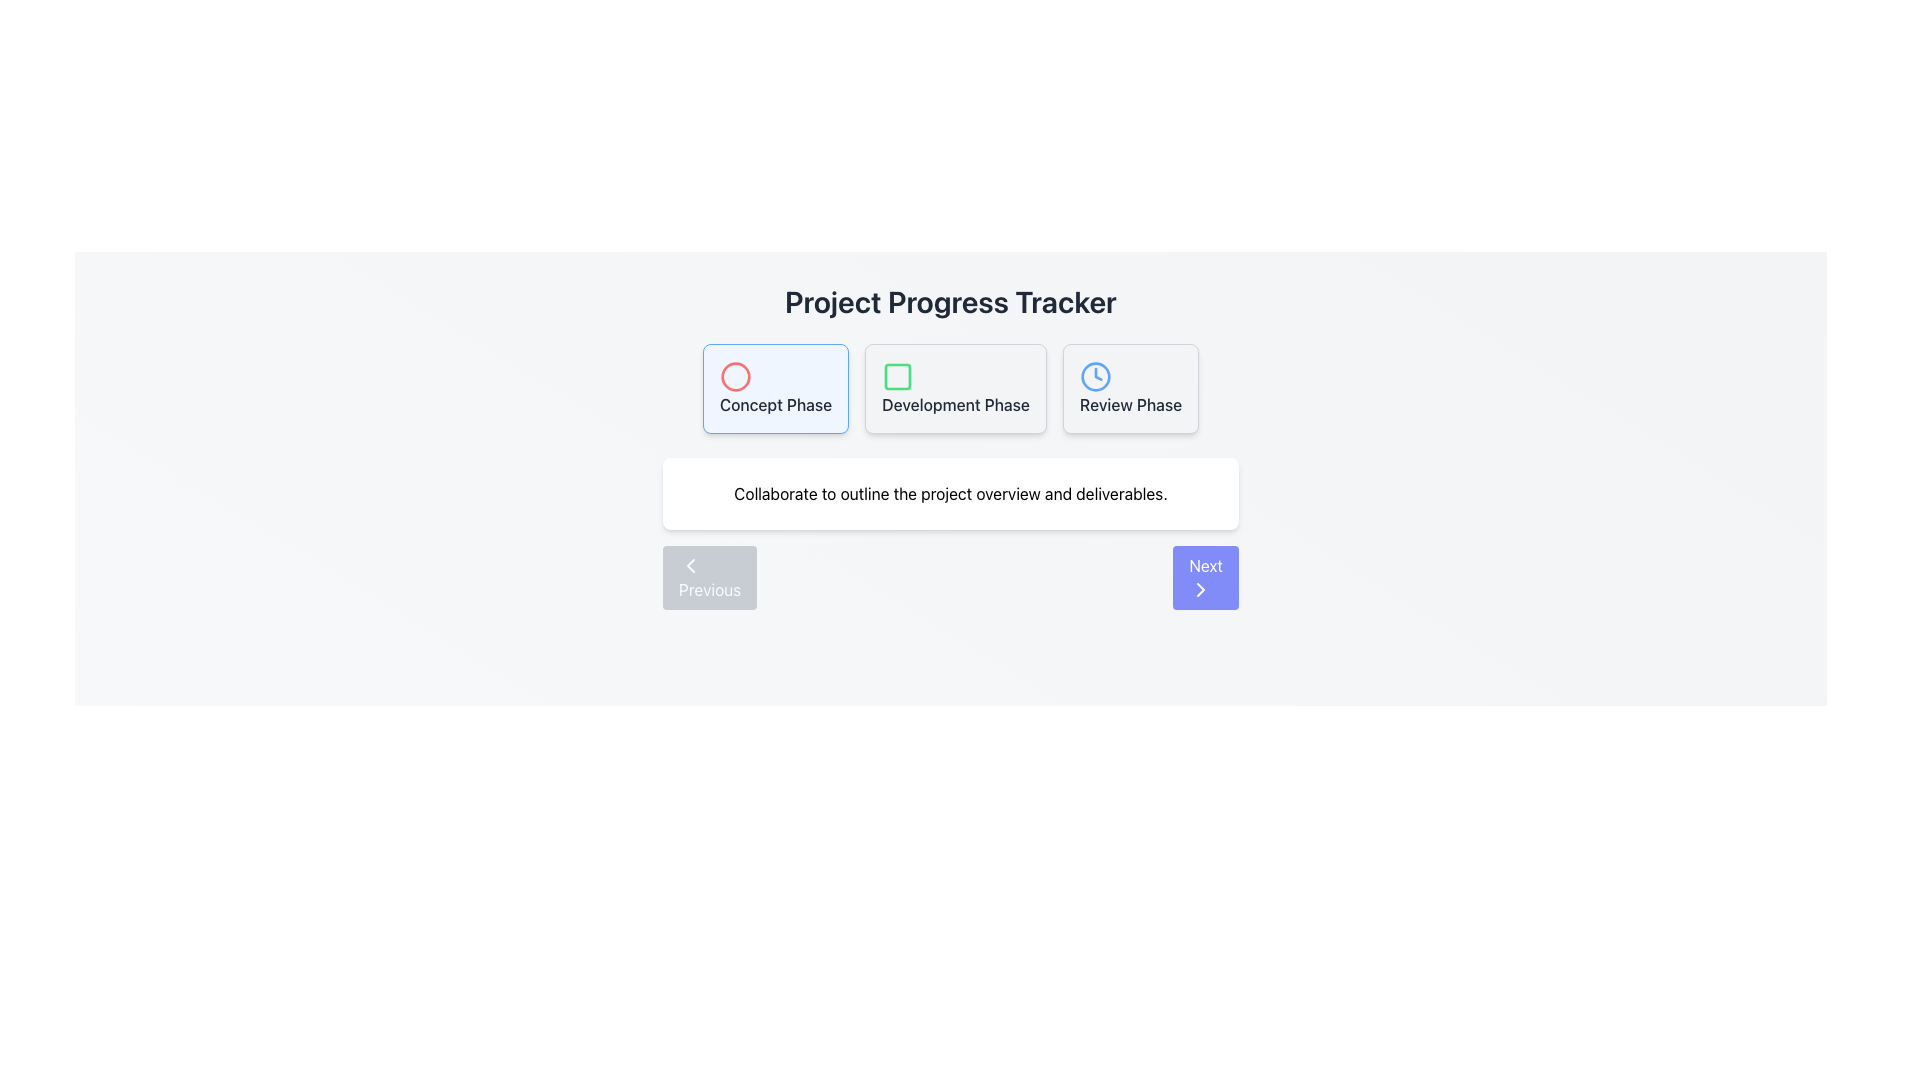 This screenshot has height=1080, width=1920. What do you see at coordinates (1131, 389) in the screenshot?
I see `the rightmost button labeled 'Review Phase' with a clock icon` at bounding box center [1131, 389].